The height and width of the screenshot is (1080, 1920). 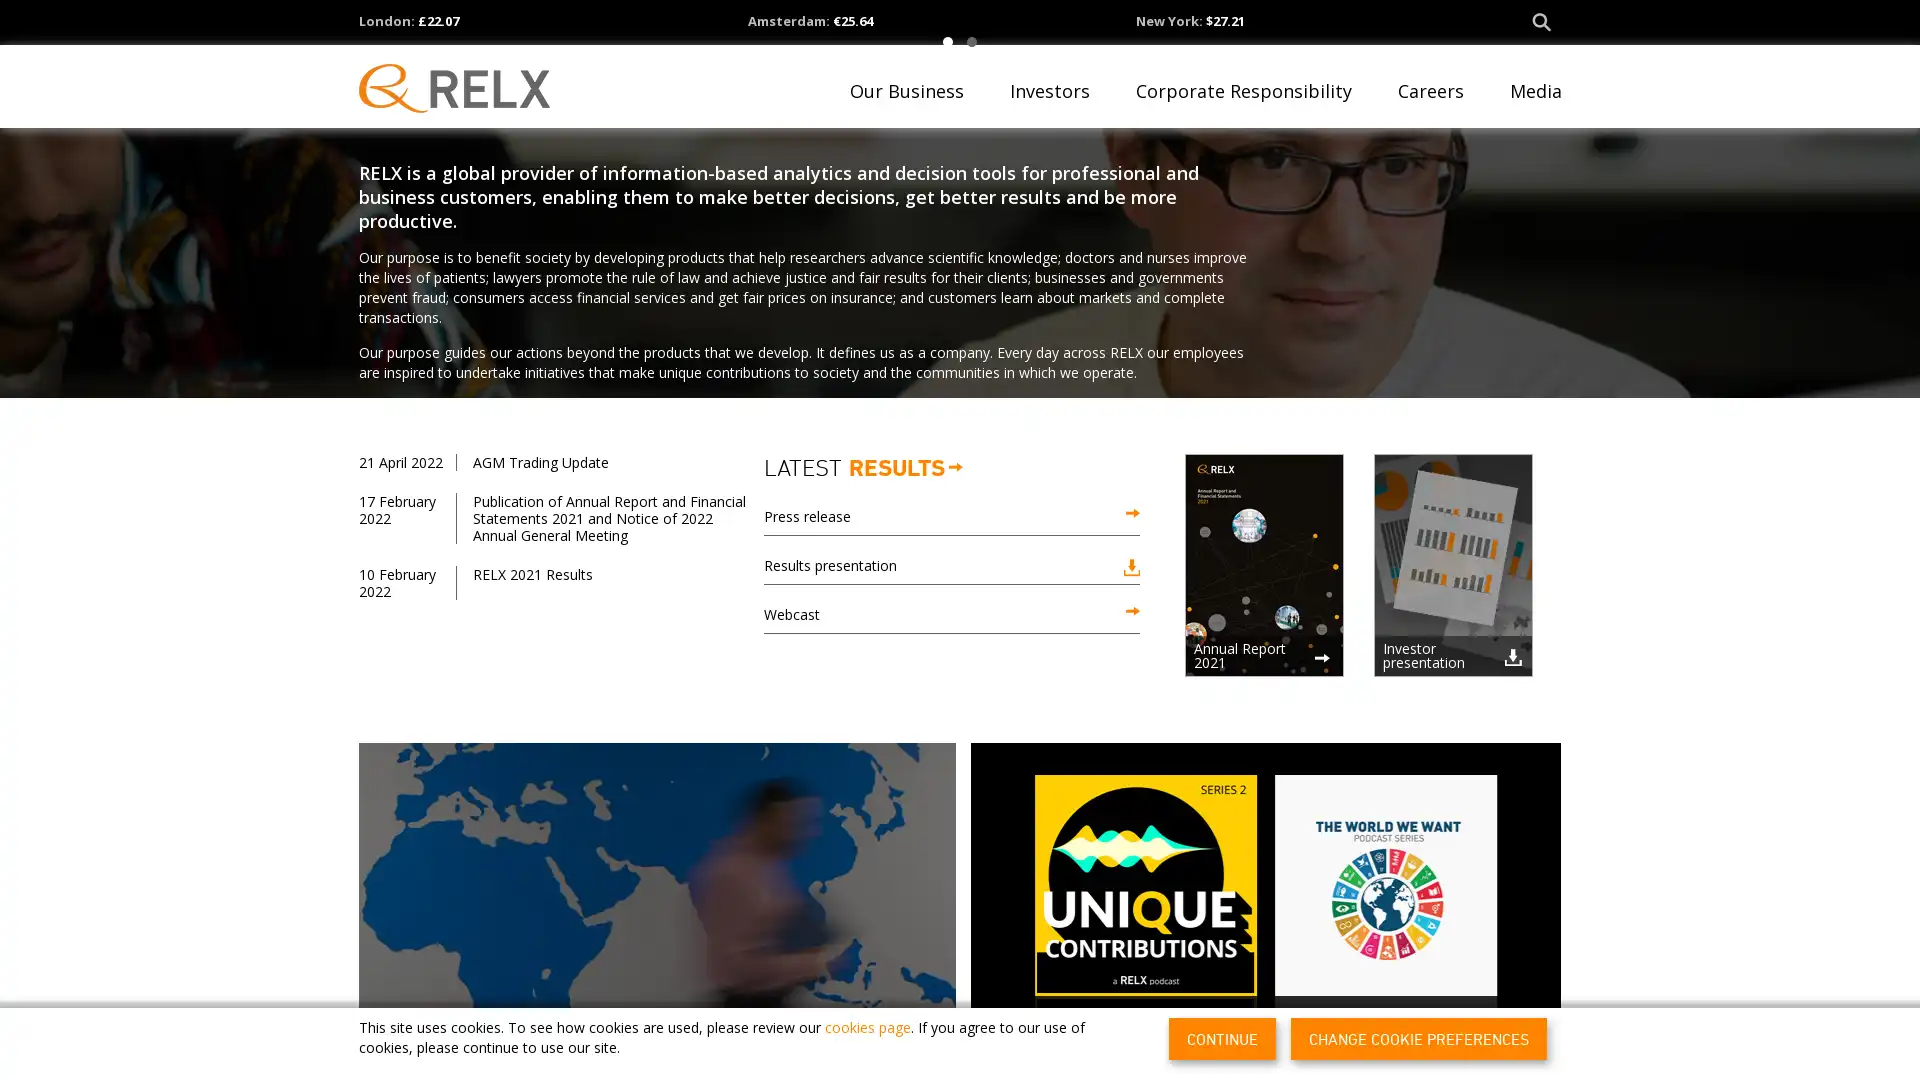 I want to click on CHANGE COOKIE PREFERENCES, so click(x=1418, y=1037).